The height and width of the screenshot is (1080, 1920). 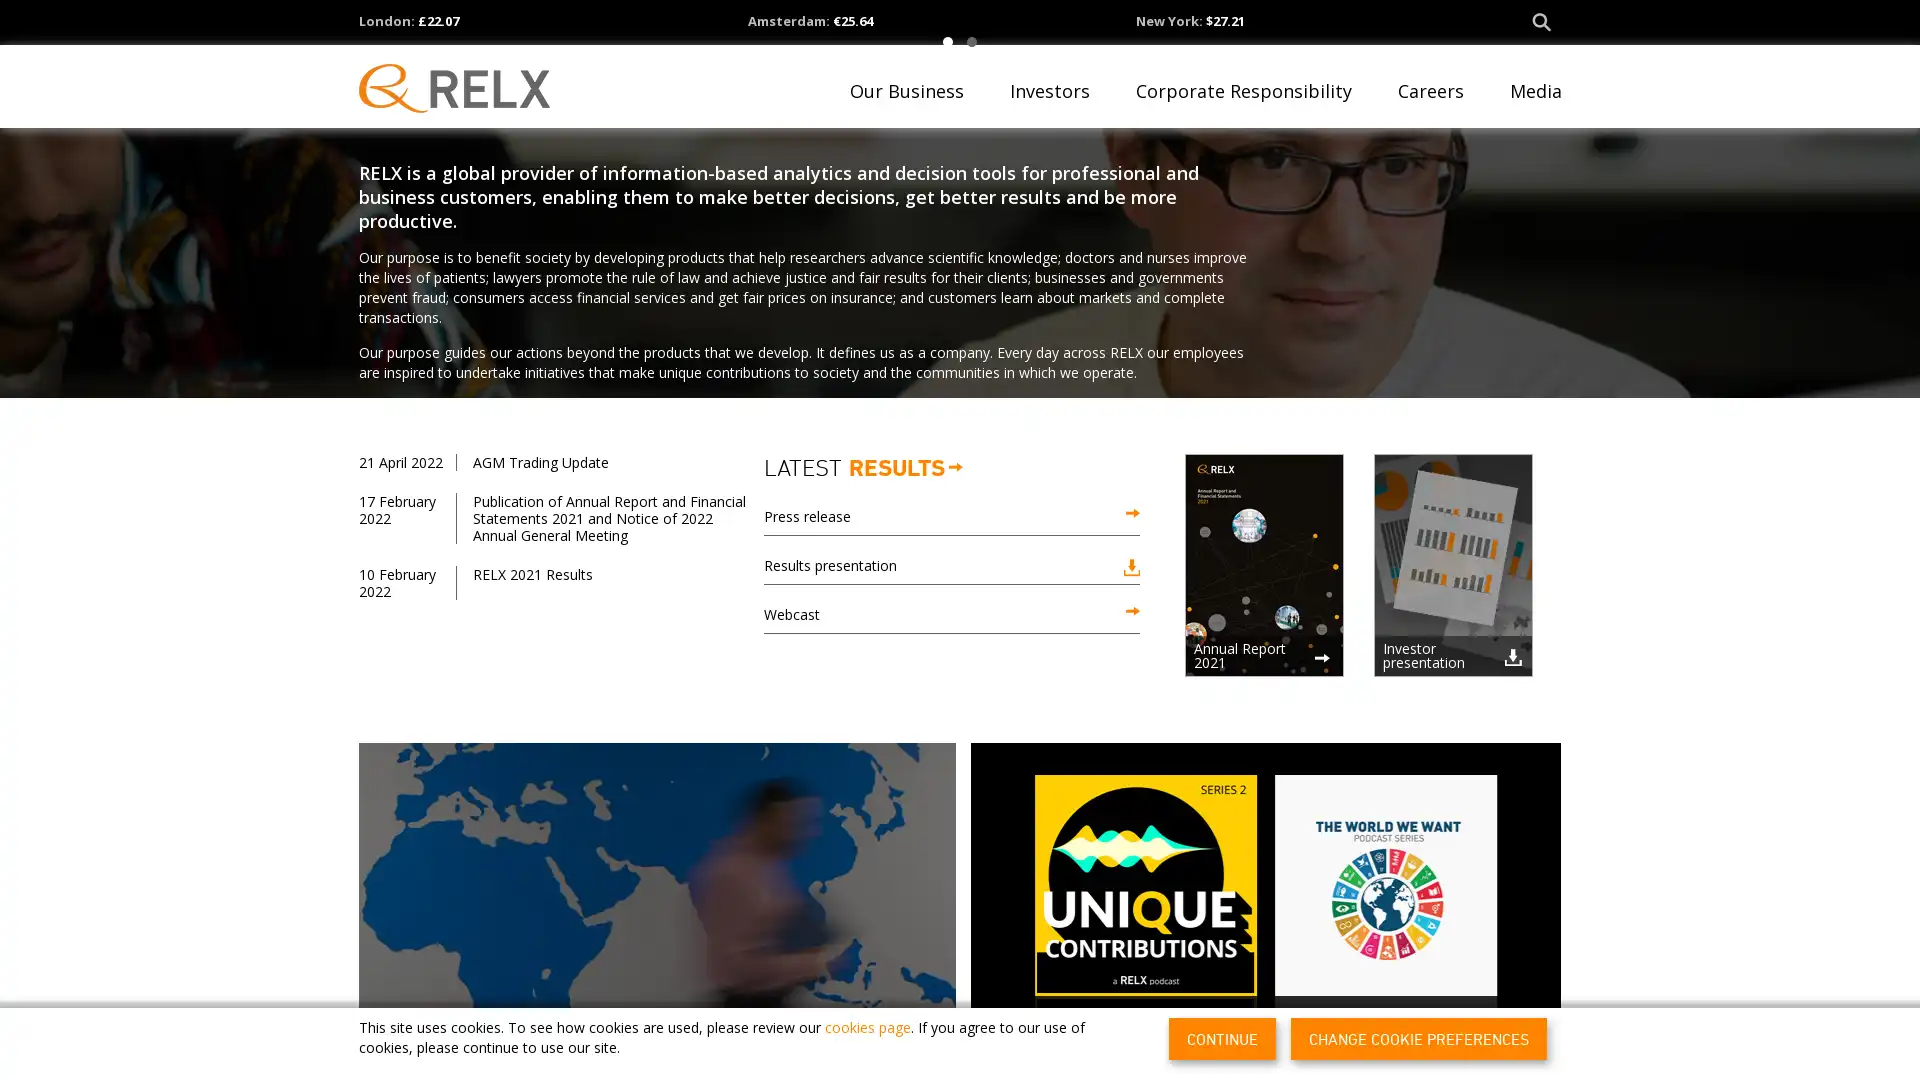 I want to click on CHANGE COOKIE PREFERENCES, so click(x=1418, y=1037).